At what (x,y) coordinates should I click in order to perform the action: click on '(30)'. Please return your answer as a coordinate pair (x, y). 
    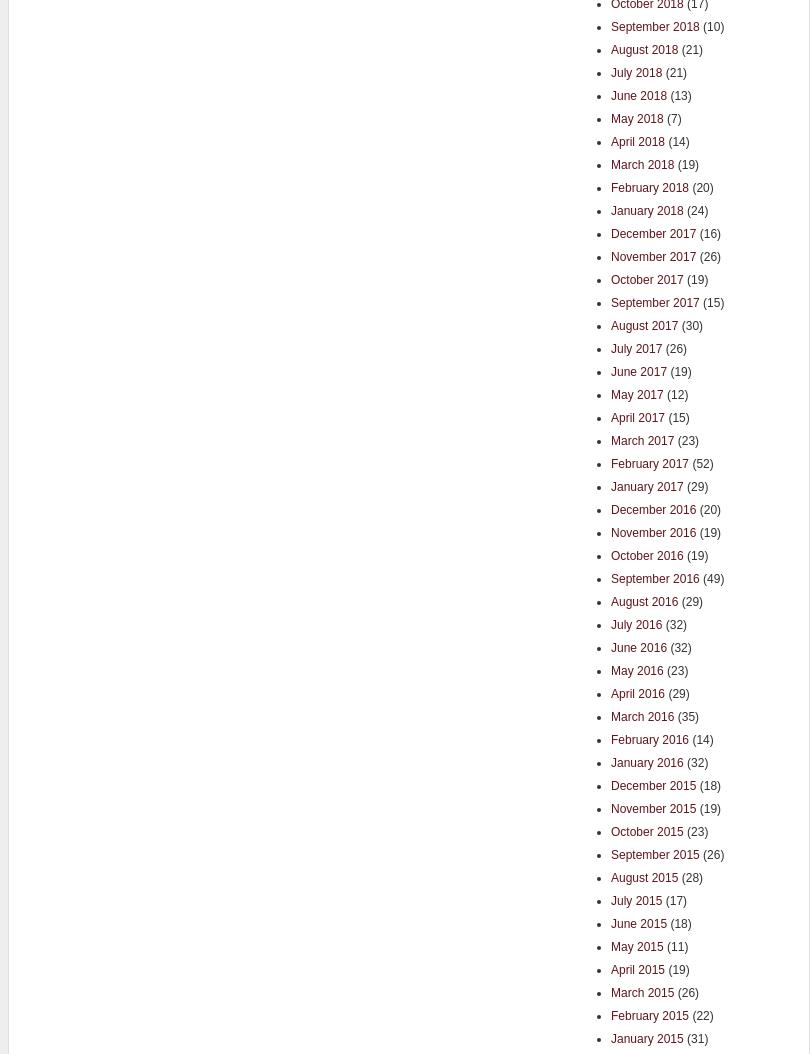
    Looking at the image, I should click on (689, 324).